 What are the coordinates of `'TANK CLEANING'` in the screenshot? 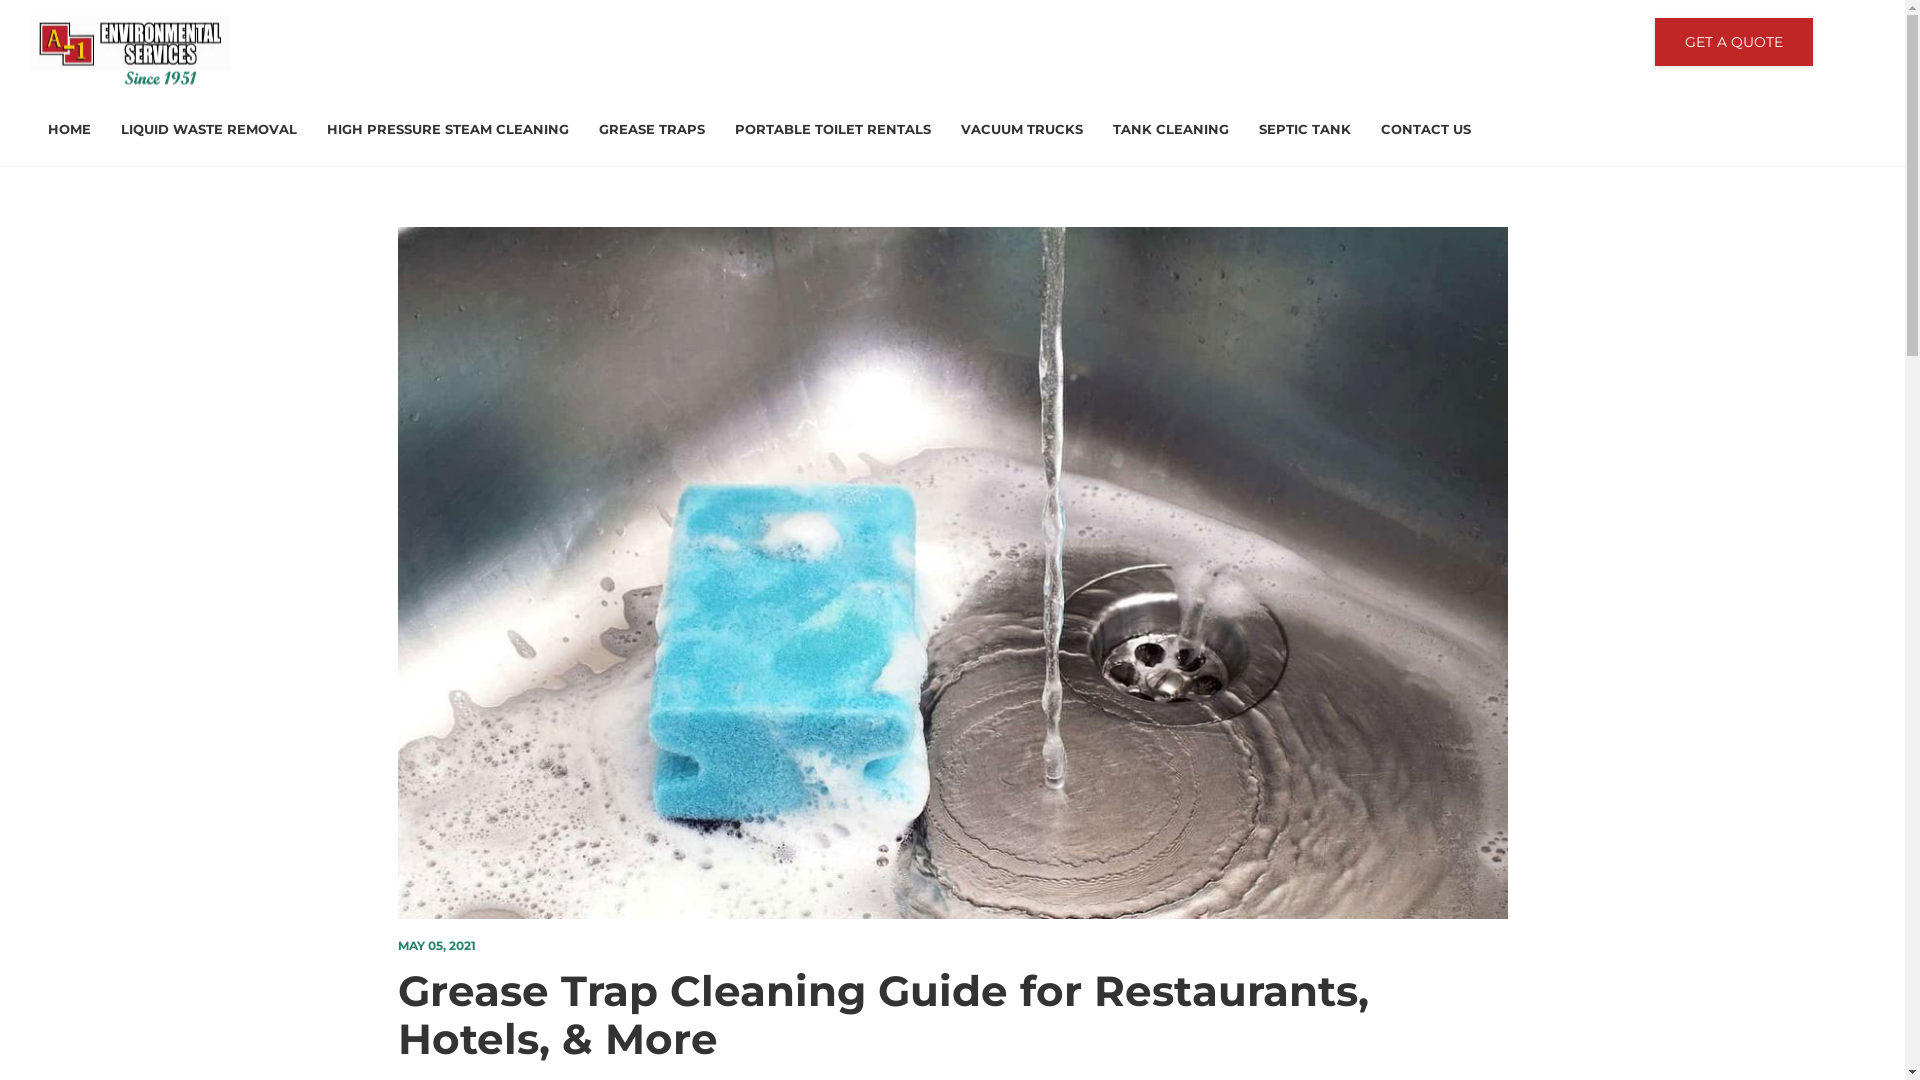 It's located at (1167, 130).